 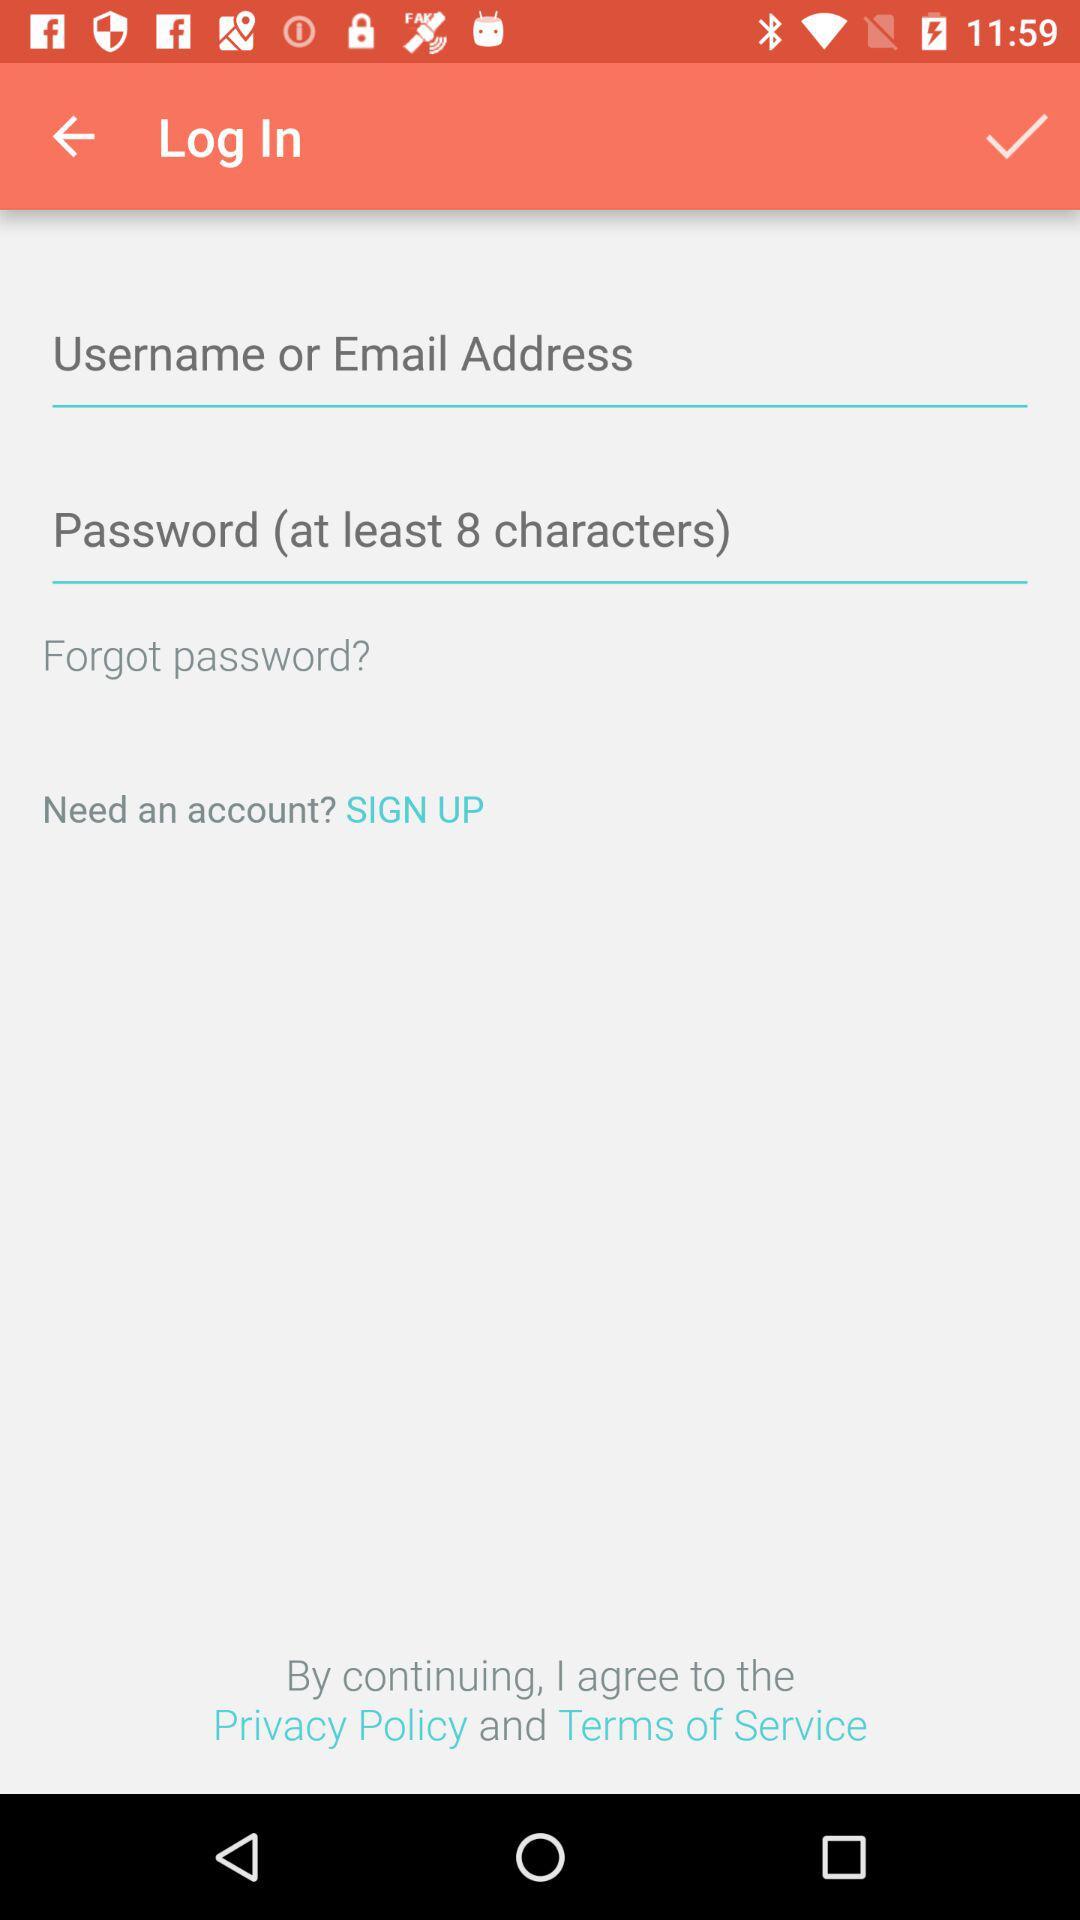 I want to click on username dialogue box, so click(x=540, y=354).